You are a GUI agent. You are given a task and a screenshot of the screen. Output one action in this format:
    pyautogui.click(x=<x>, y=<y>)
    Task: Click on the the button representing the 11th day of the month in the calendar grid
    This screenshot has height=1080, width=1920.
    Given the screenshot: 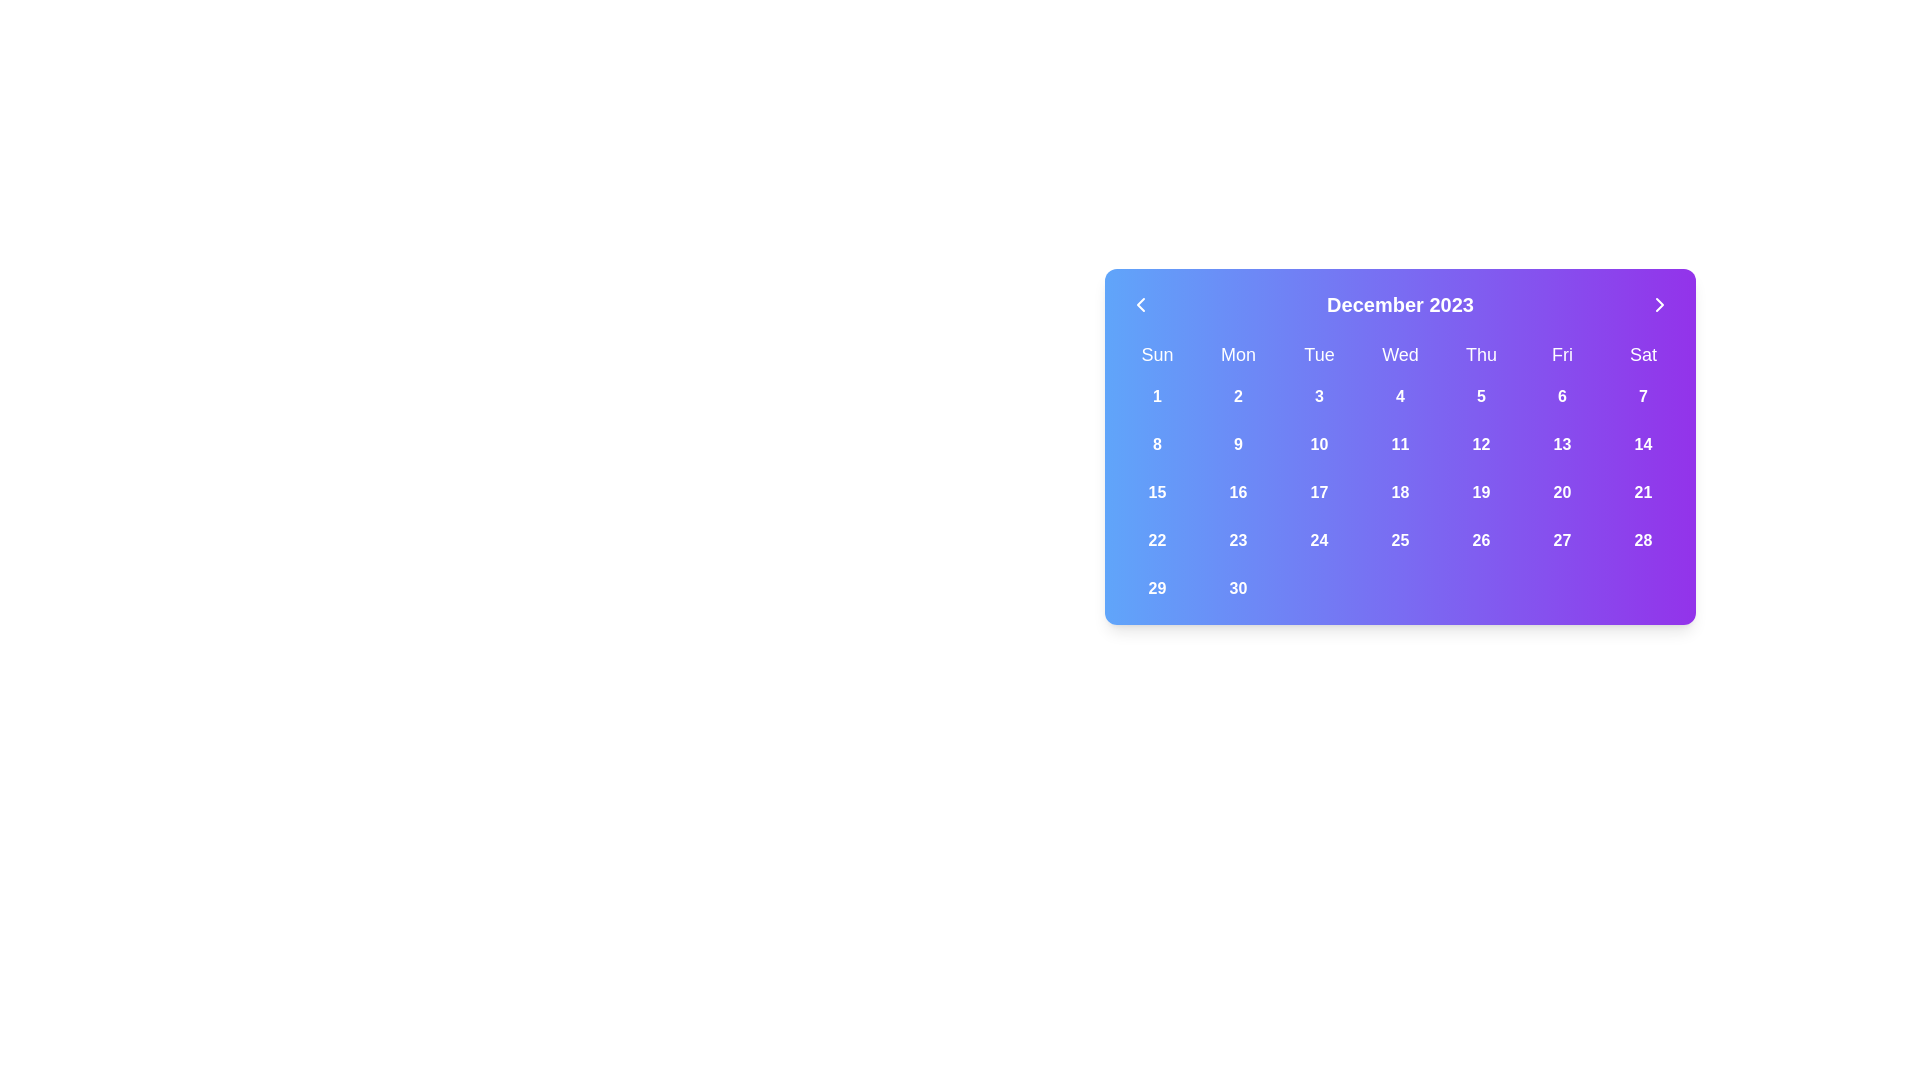 What is the action you would take?
    pyautogui.click(x=1399, y=443)
    